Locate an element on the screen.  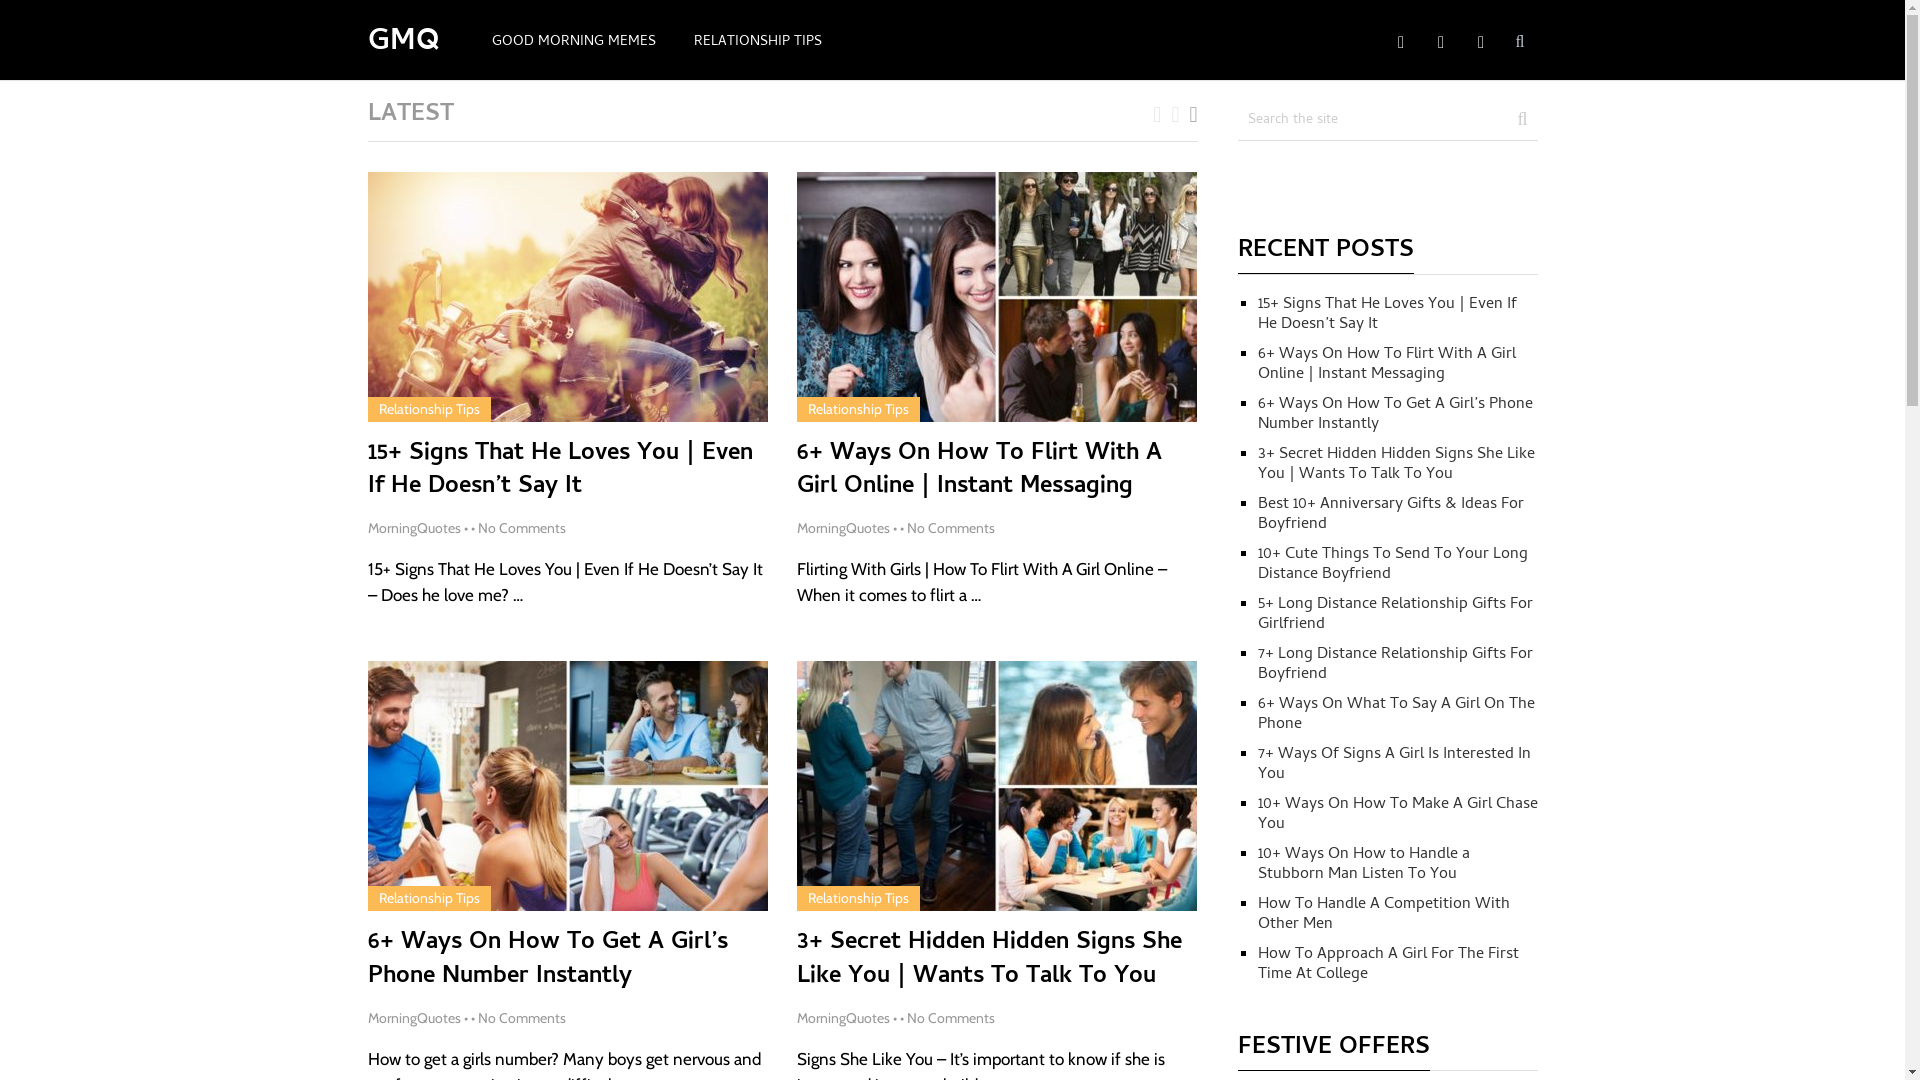
'GOOD MORNING MEMES' is located at coordinates (470, 42).